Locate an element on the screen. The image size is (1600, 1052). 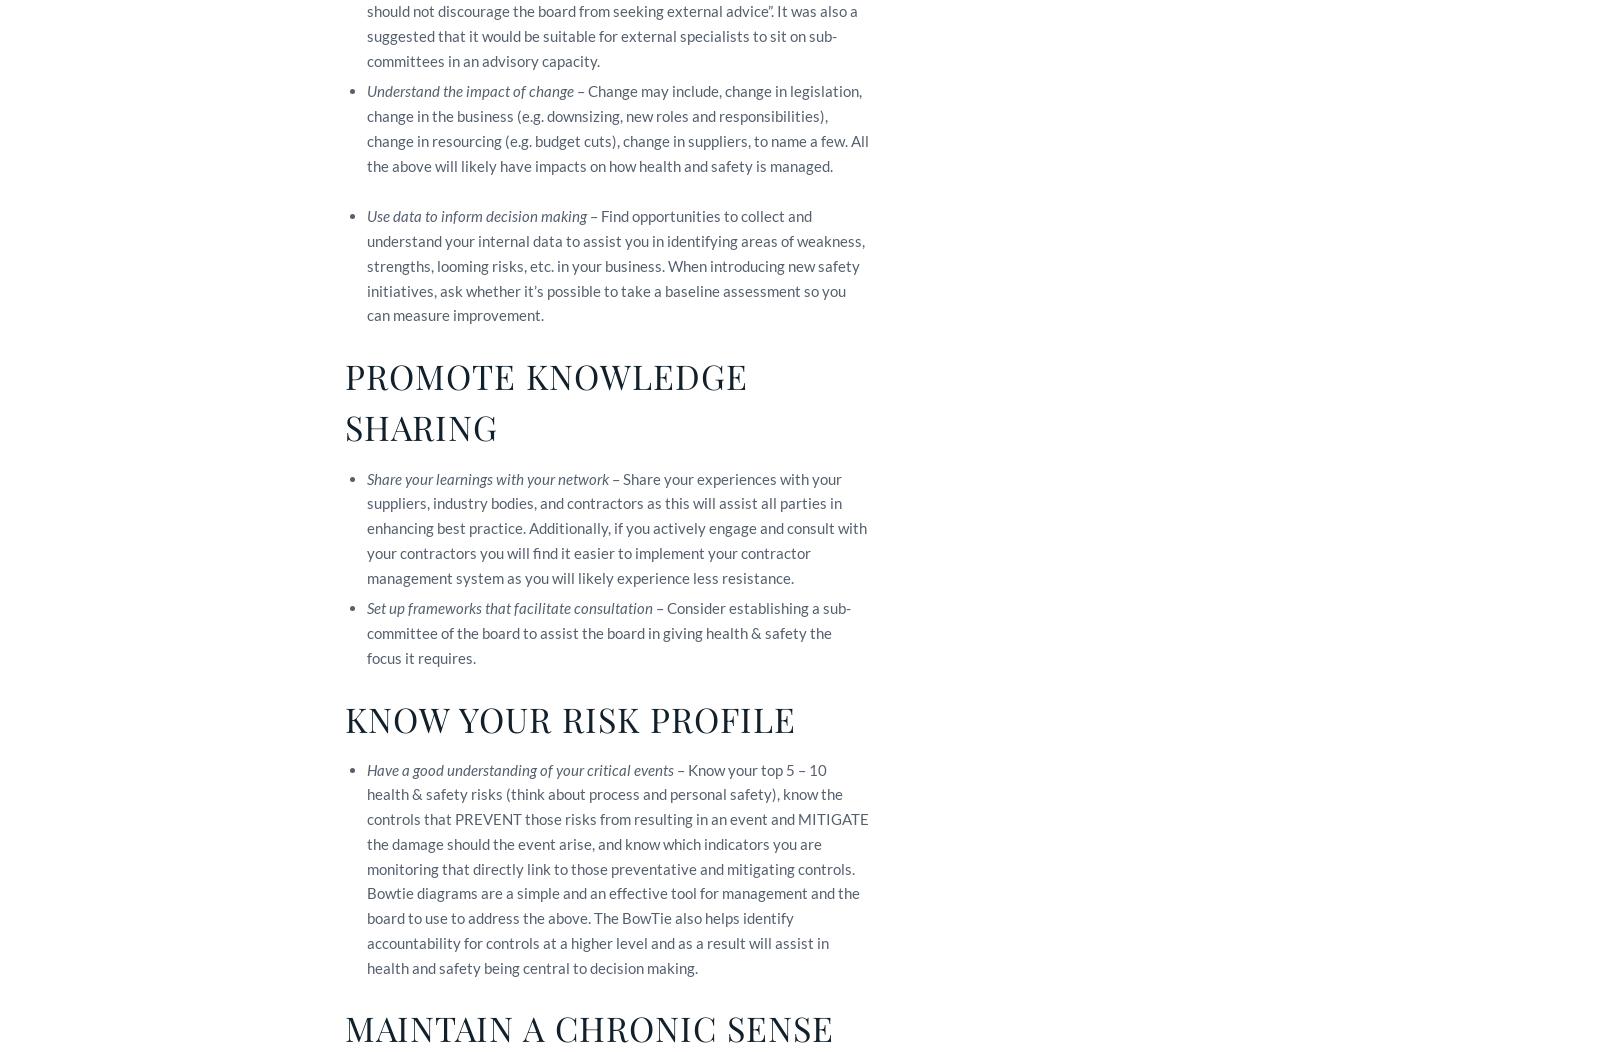
'Have a good understanding of your critical events' is located at coordinates (519, 768).